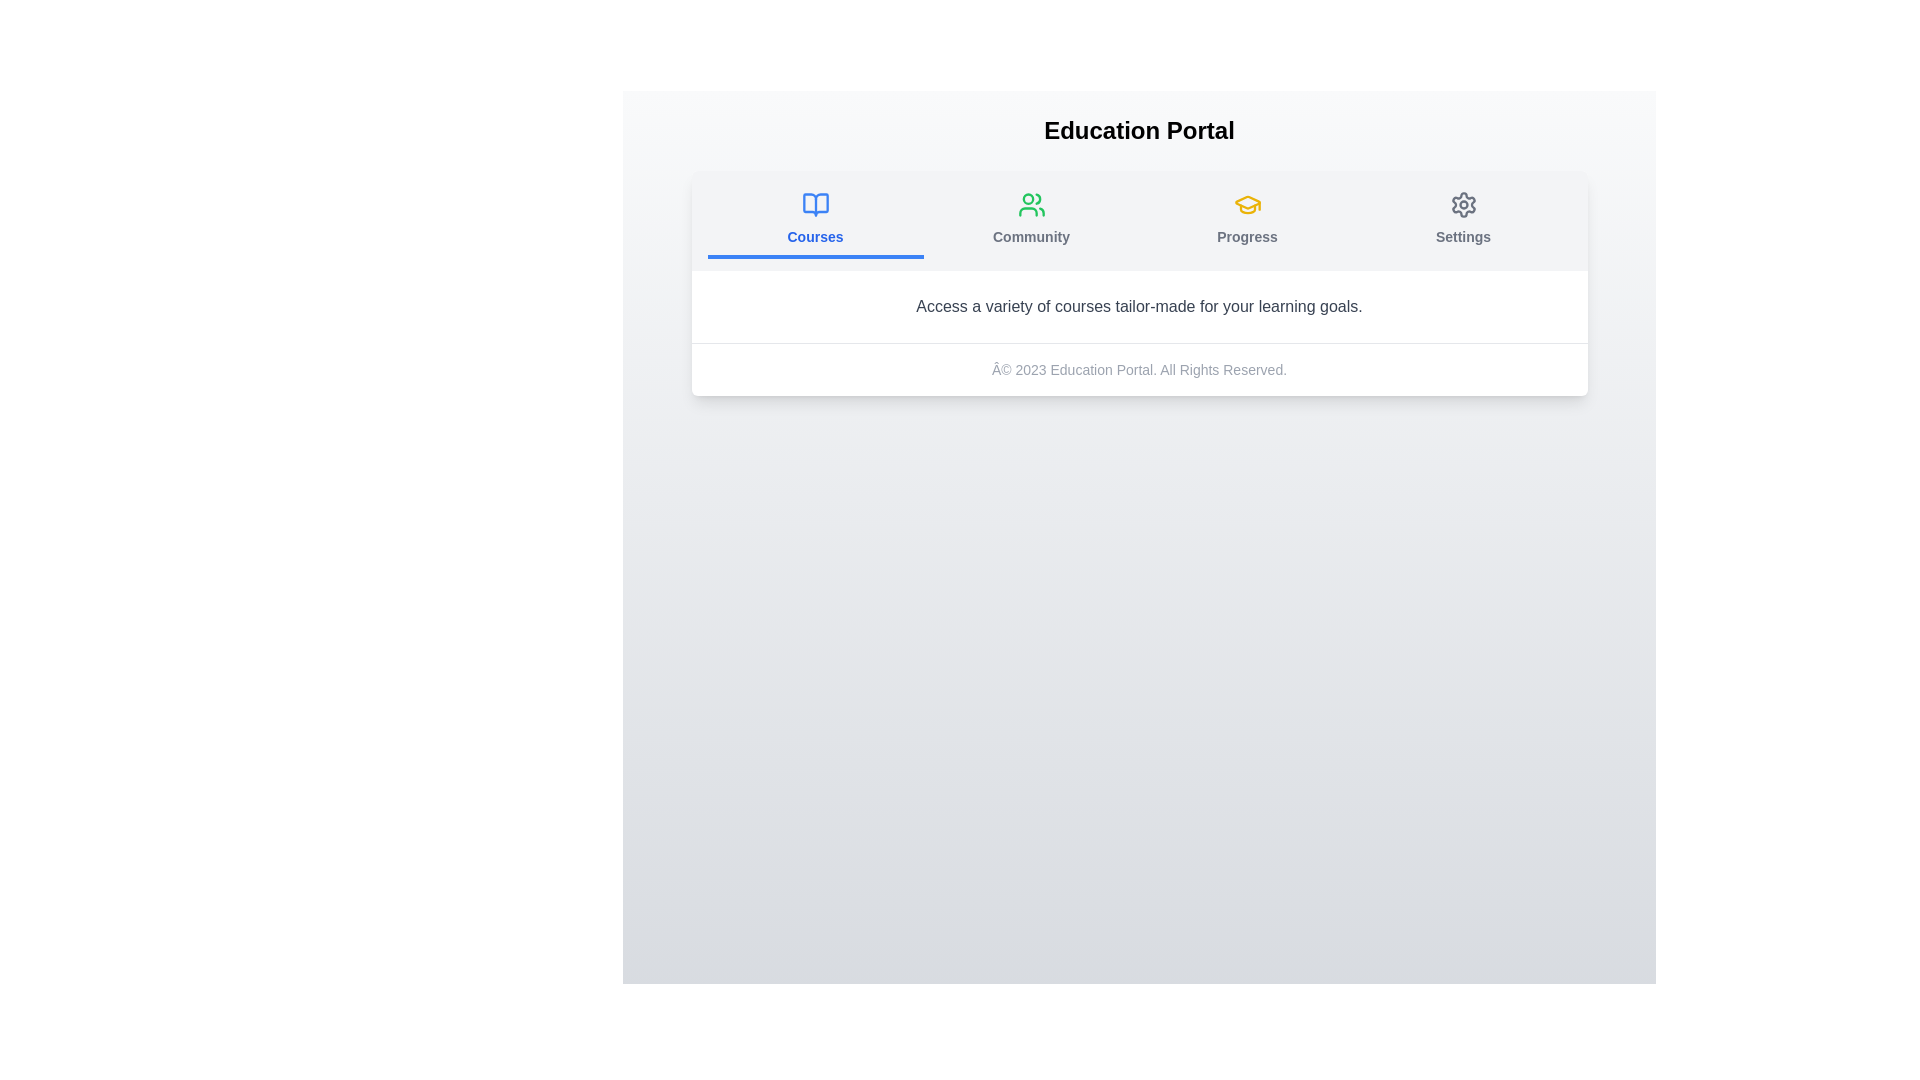 The image size is (1920, 1080). Describe the element at coordinates (1463, 204) in the screenshot. I see `the gear icon labeled 'Settings' located at the top-right section of the interface` at that location.